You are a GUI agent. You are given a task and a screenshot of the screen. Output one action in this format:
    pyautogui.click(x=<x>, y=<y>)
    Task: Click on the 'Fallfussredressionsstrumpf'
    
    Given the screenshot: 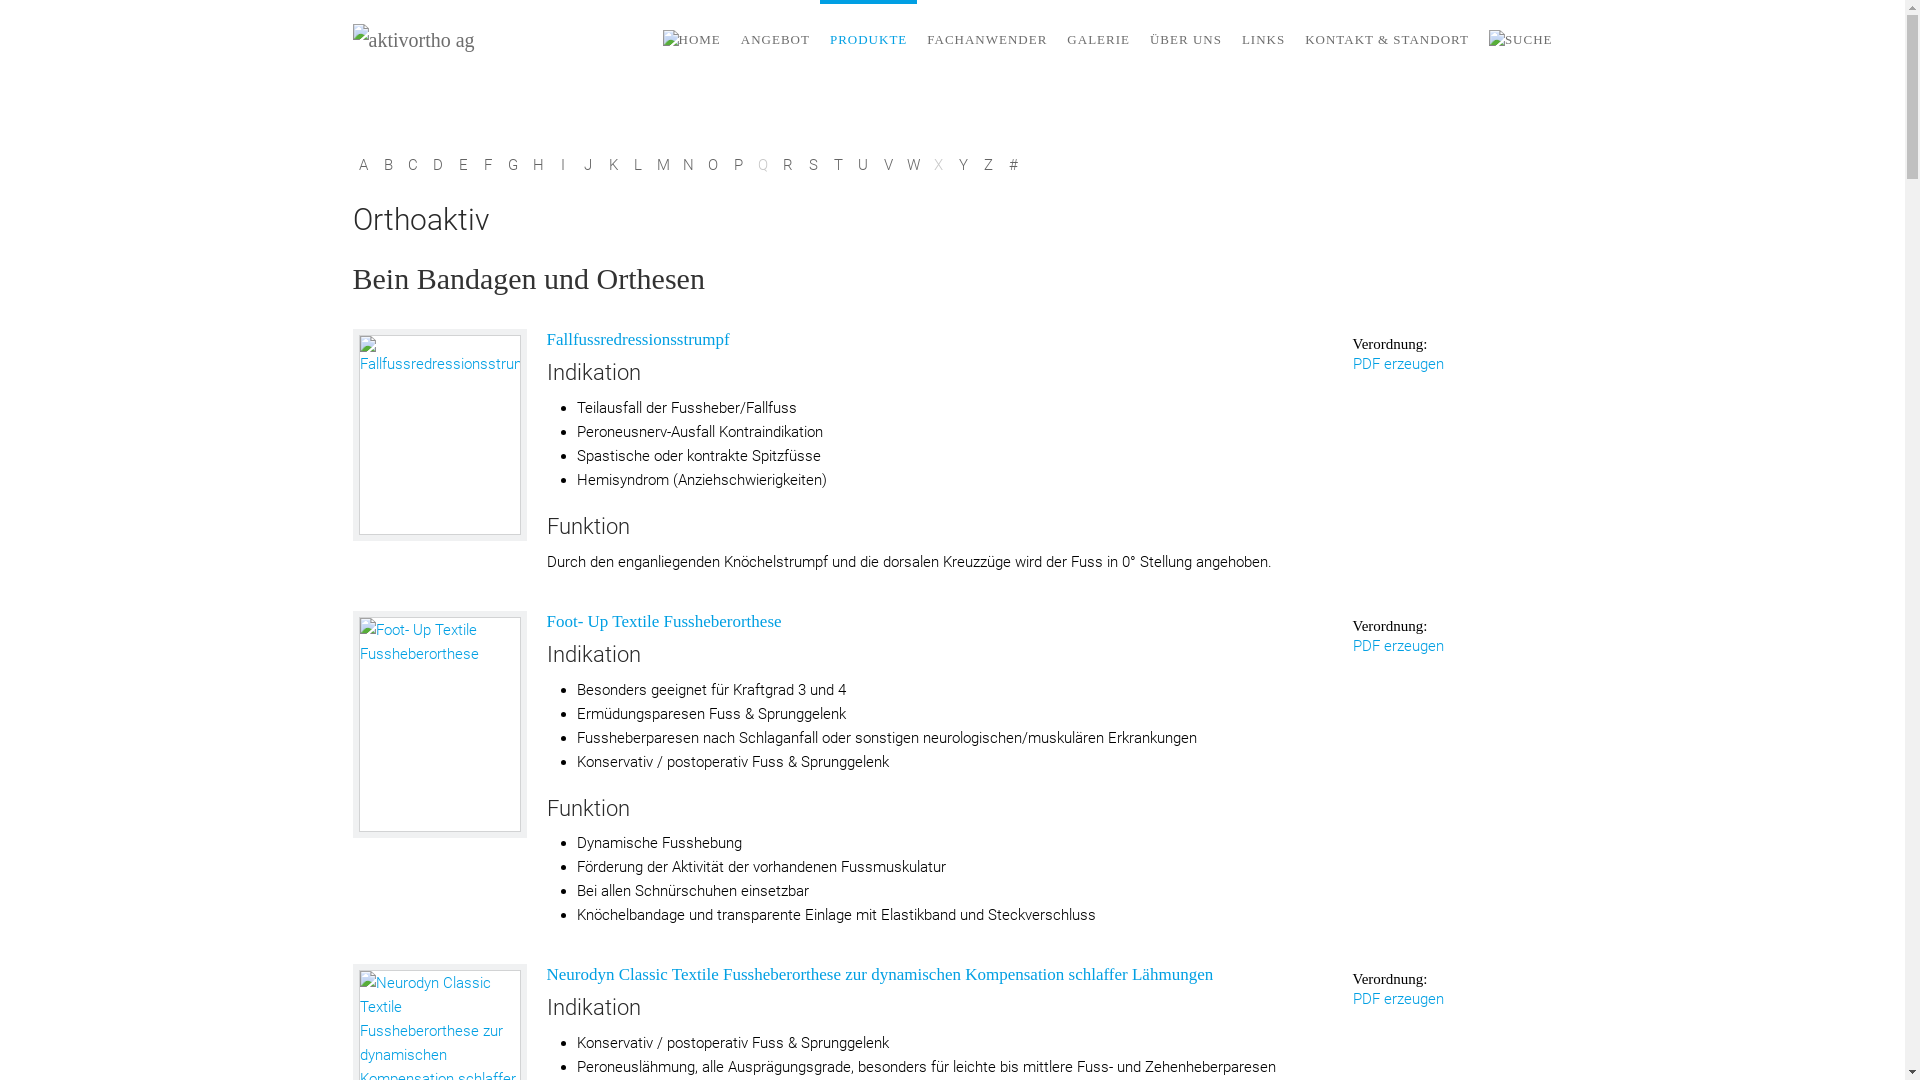 What is the action you would take?
    pyautogui.click(x=437, y=434)
    